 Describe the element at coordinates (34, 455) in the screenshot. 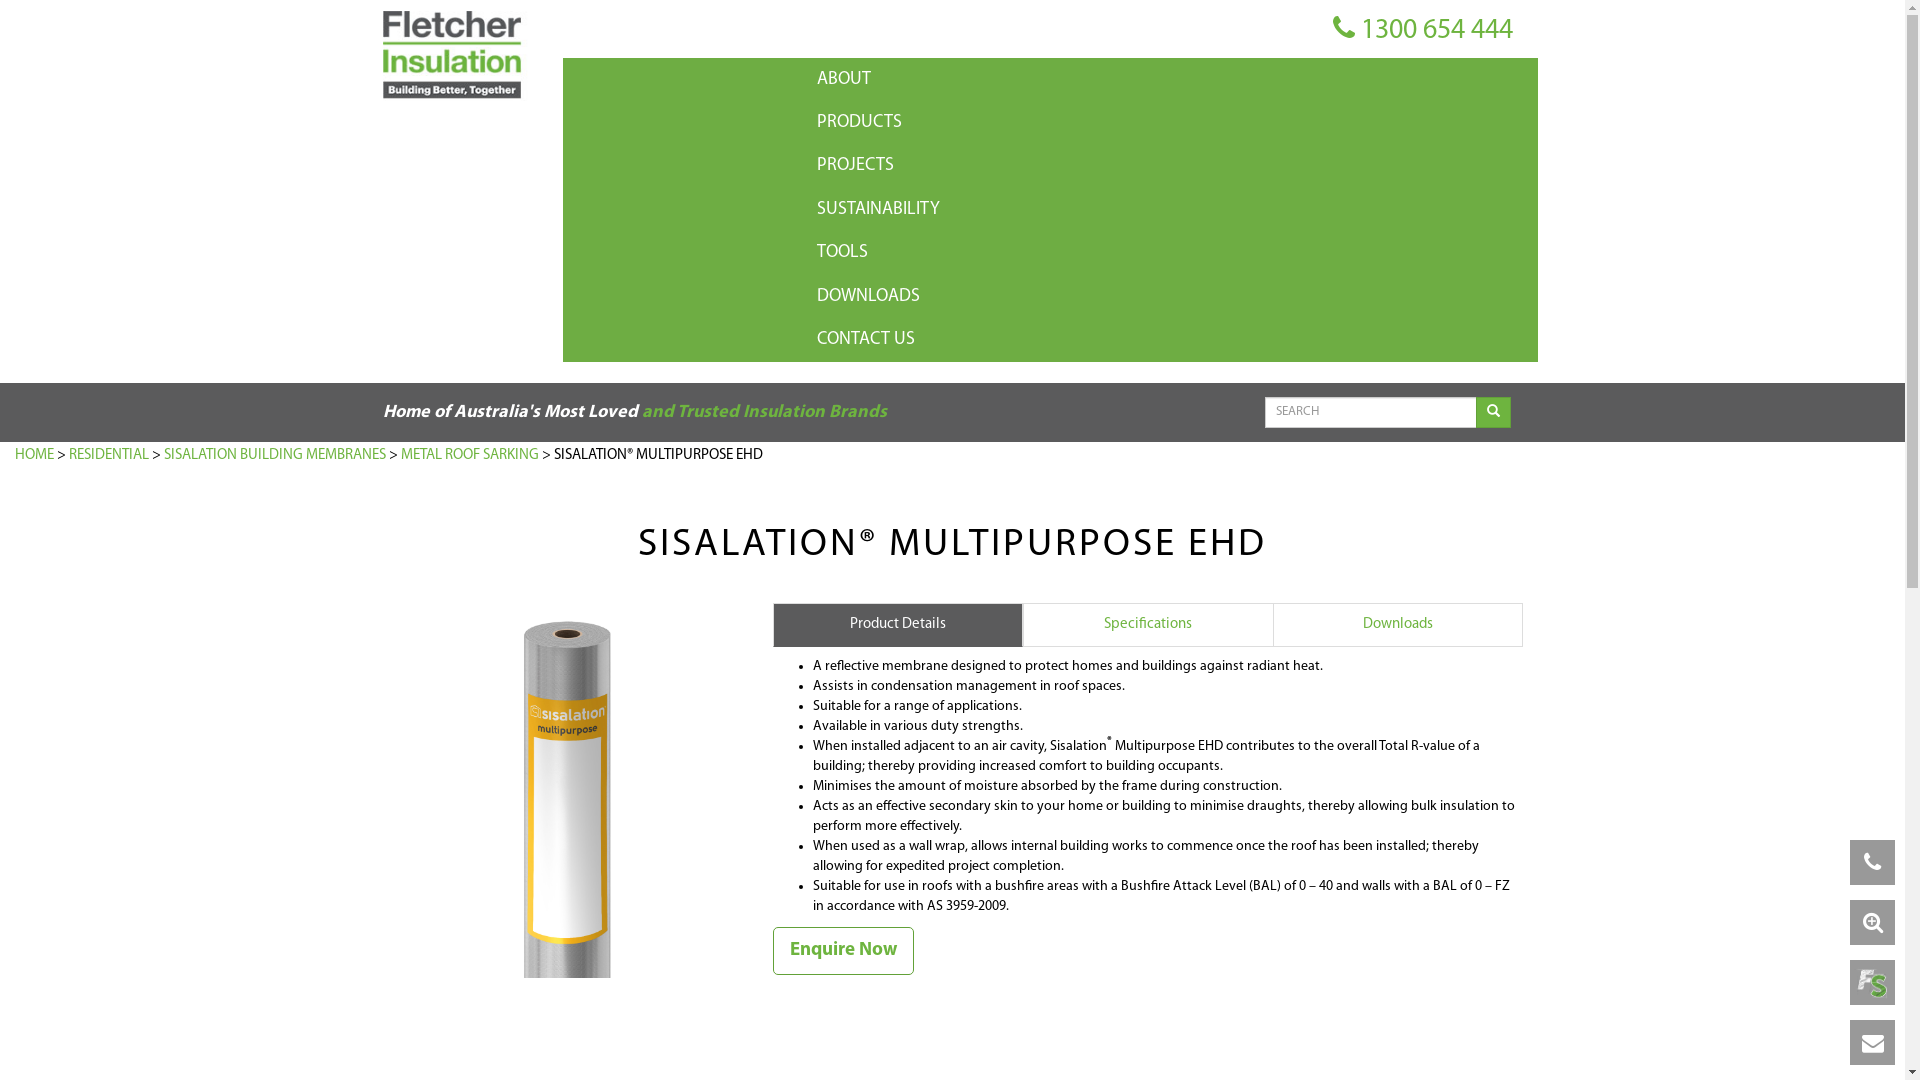

I see `'HOME'` at that location.